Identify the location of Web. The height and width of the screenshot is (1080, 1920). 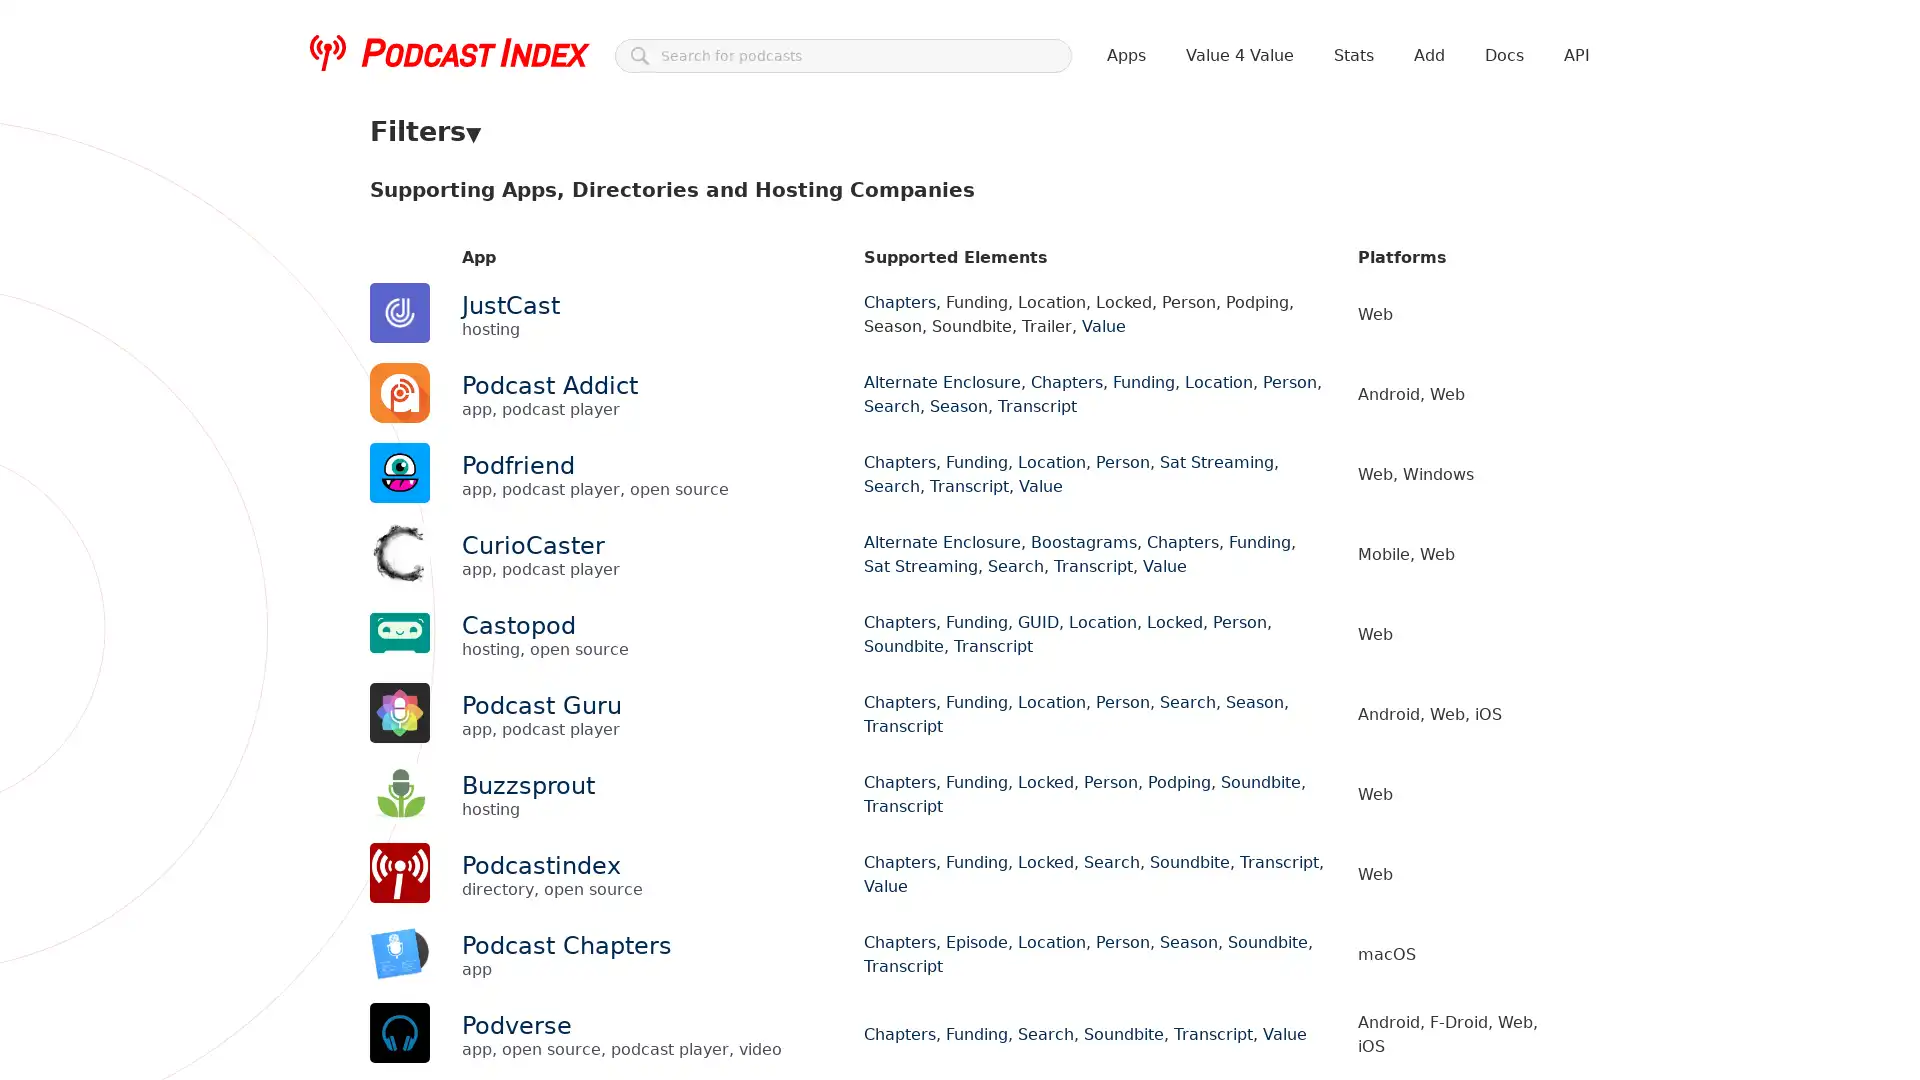
(395, 450).